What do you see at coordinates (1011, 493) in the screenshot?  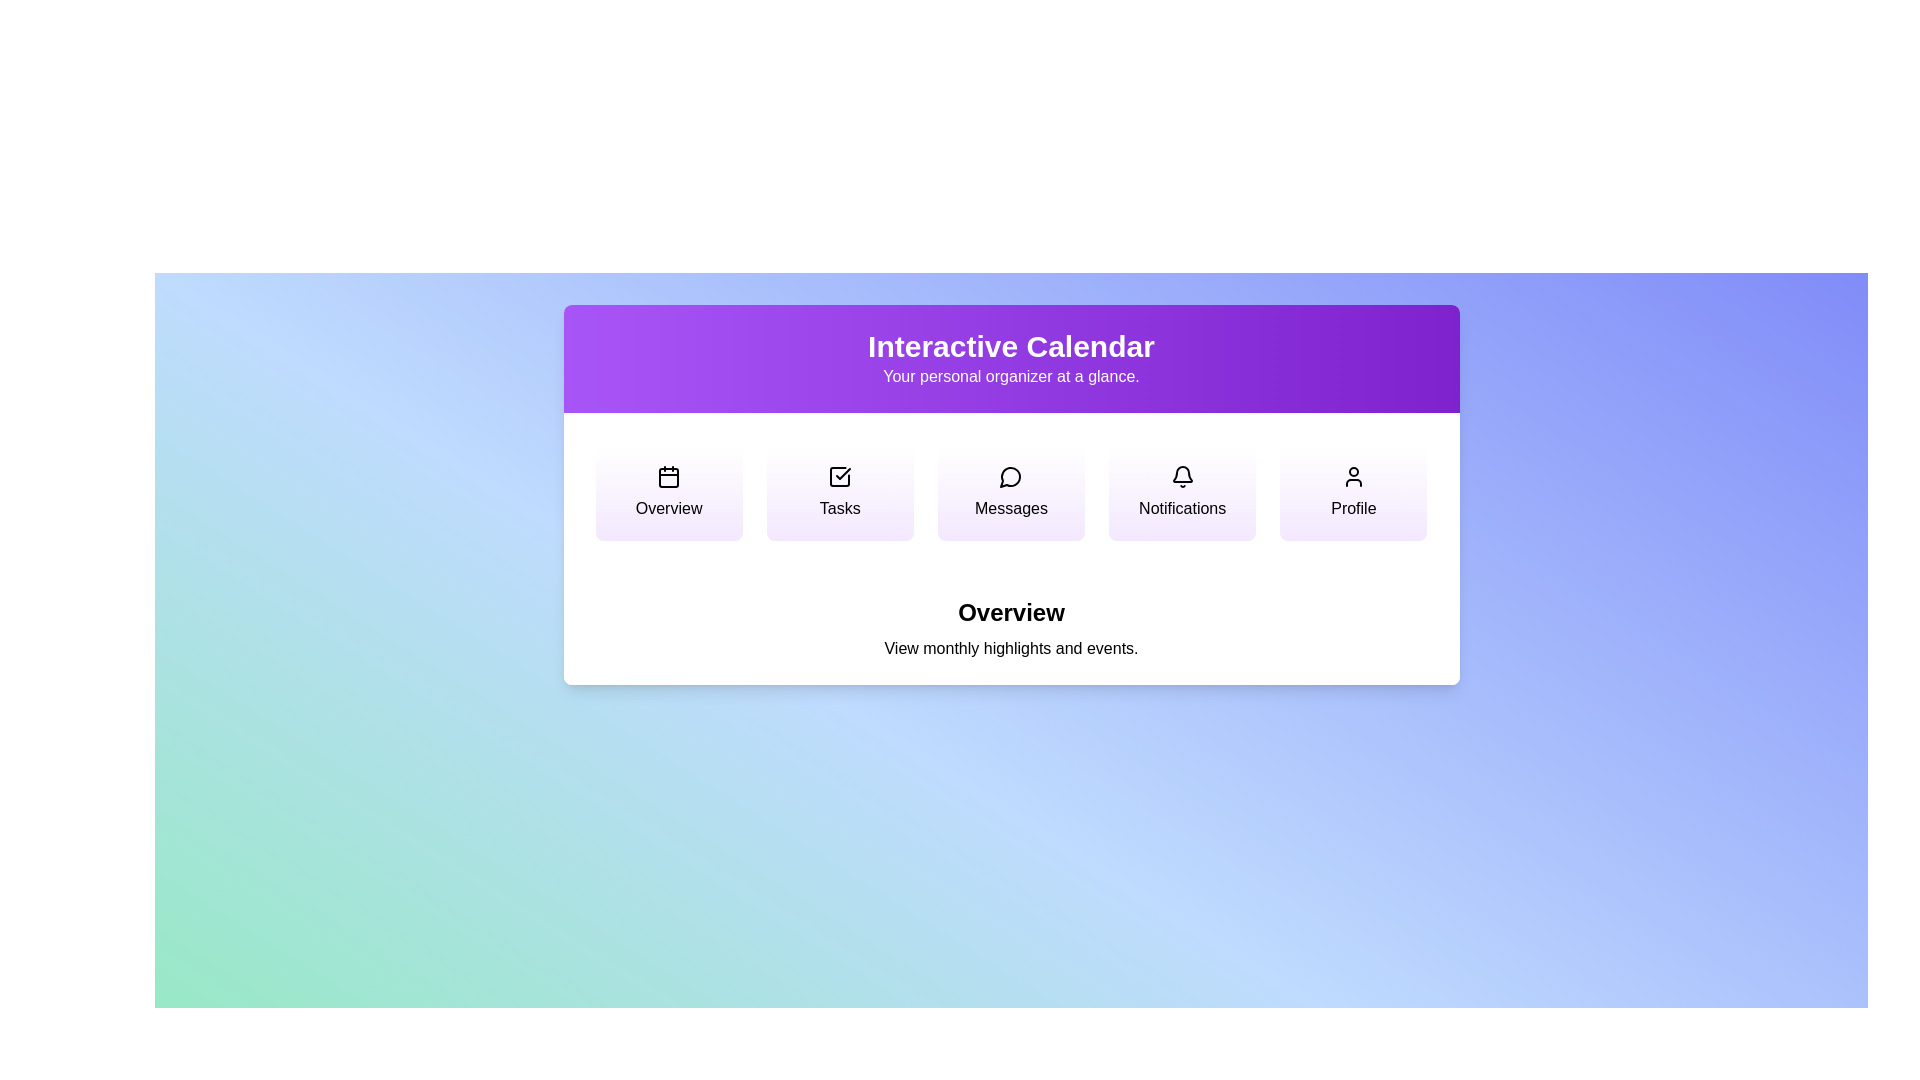 I see `the menu option Messages to view its description` at bounding box center [1011, 493].